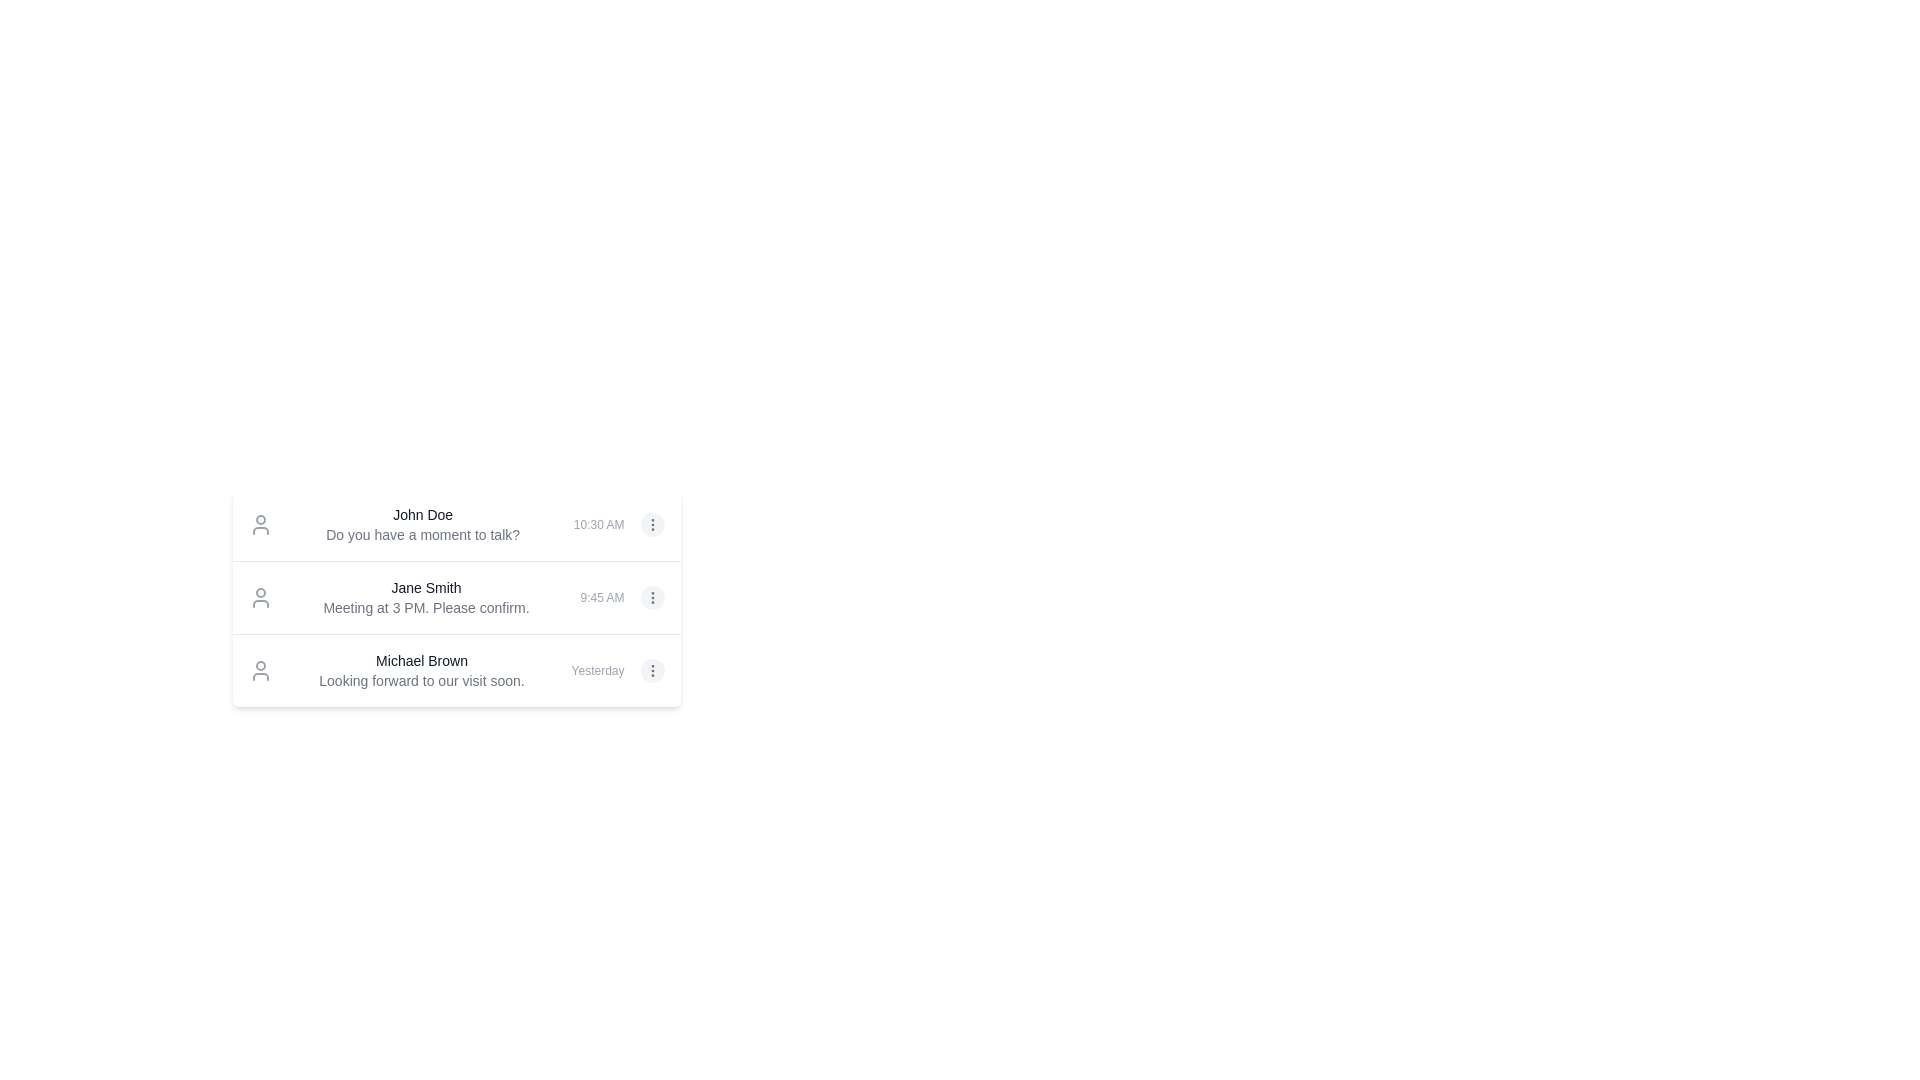  I want to click on the second message list item displaying 'Jane Smith', so click(455, 572).